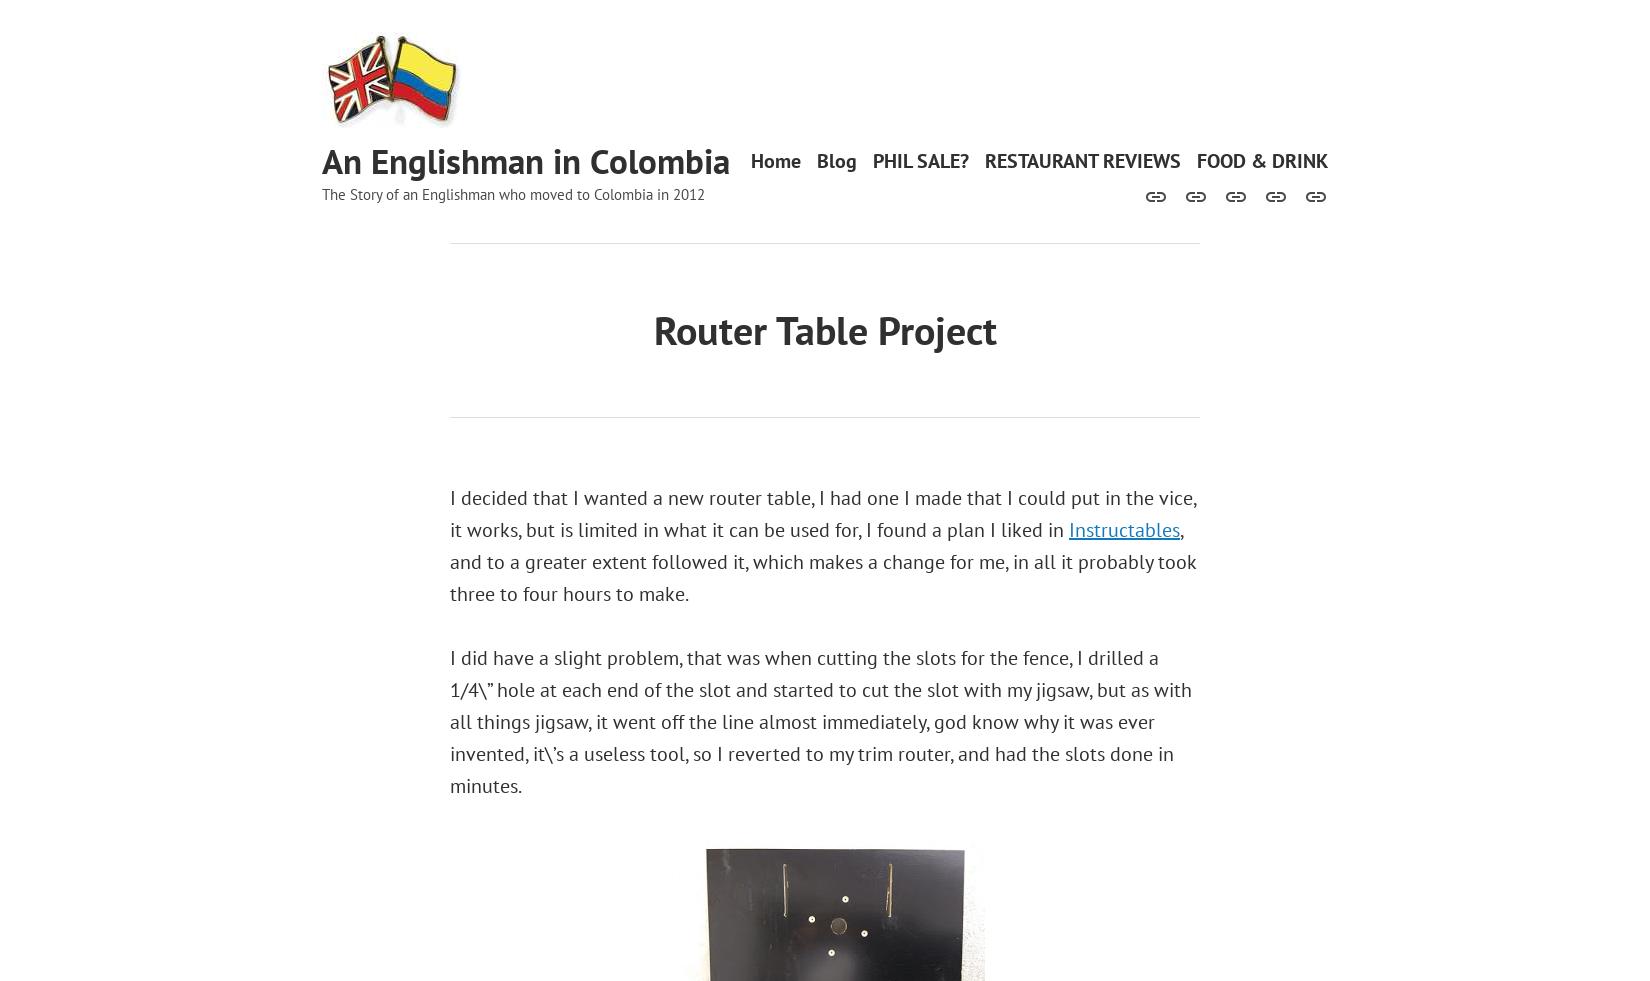 This screenshot has width=1650, height=981. Describe the element at coordinates (820, 722) in the screenshot. I see `'I did have a slight problem, that was when cutting the slots for the fence, I drilled a 1/4\” hole at each end of the slot and started to cut the slot with my jigsaw, but as with all things jigsaw, it went off the line almost immediately, god know why it was ever invented, it\’s a useless tool, so I reverted to my trim router, and had the slots done in minutes.'` at that location.